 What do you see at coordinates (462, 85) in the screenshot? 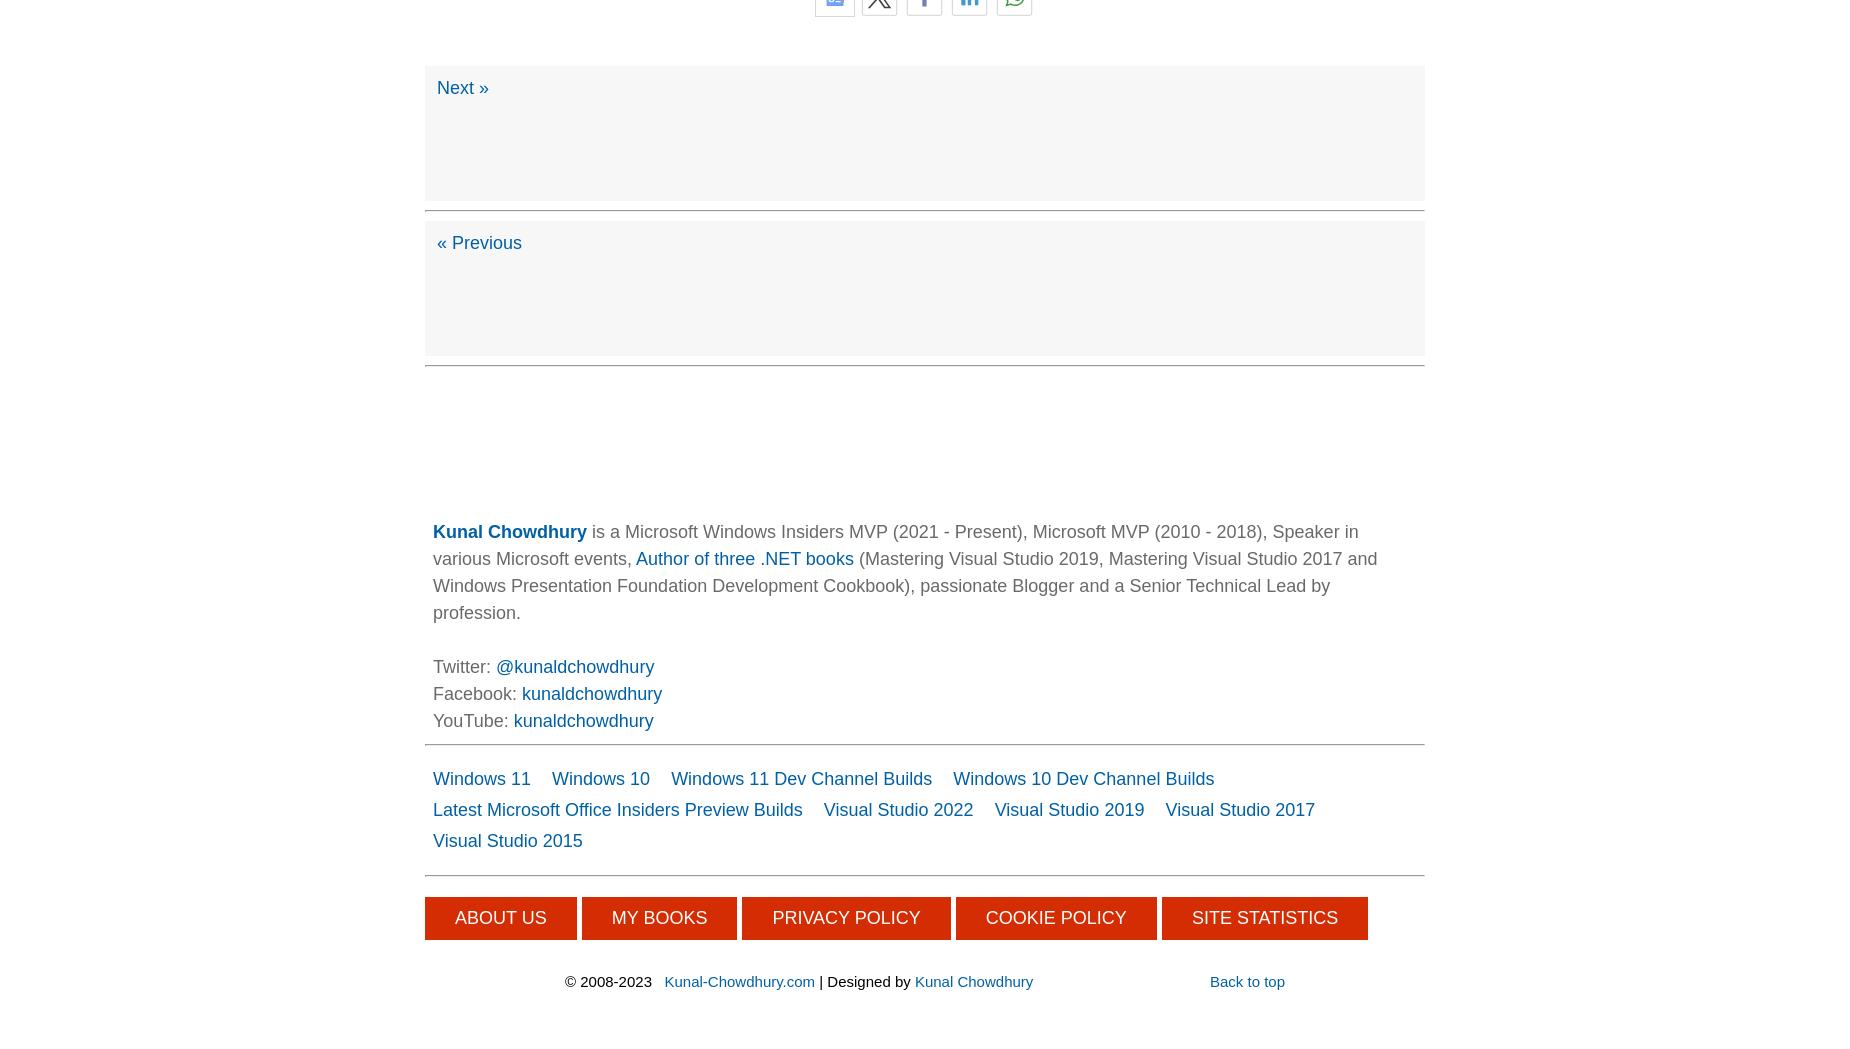
I see `'Next »'` at bounding box center [462, 85].